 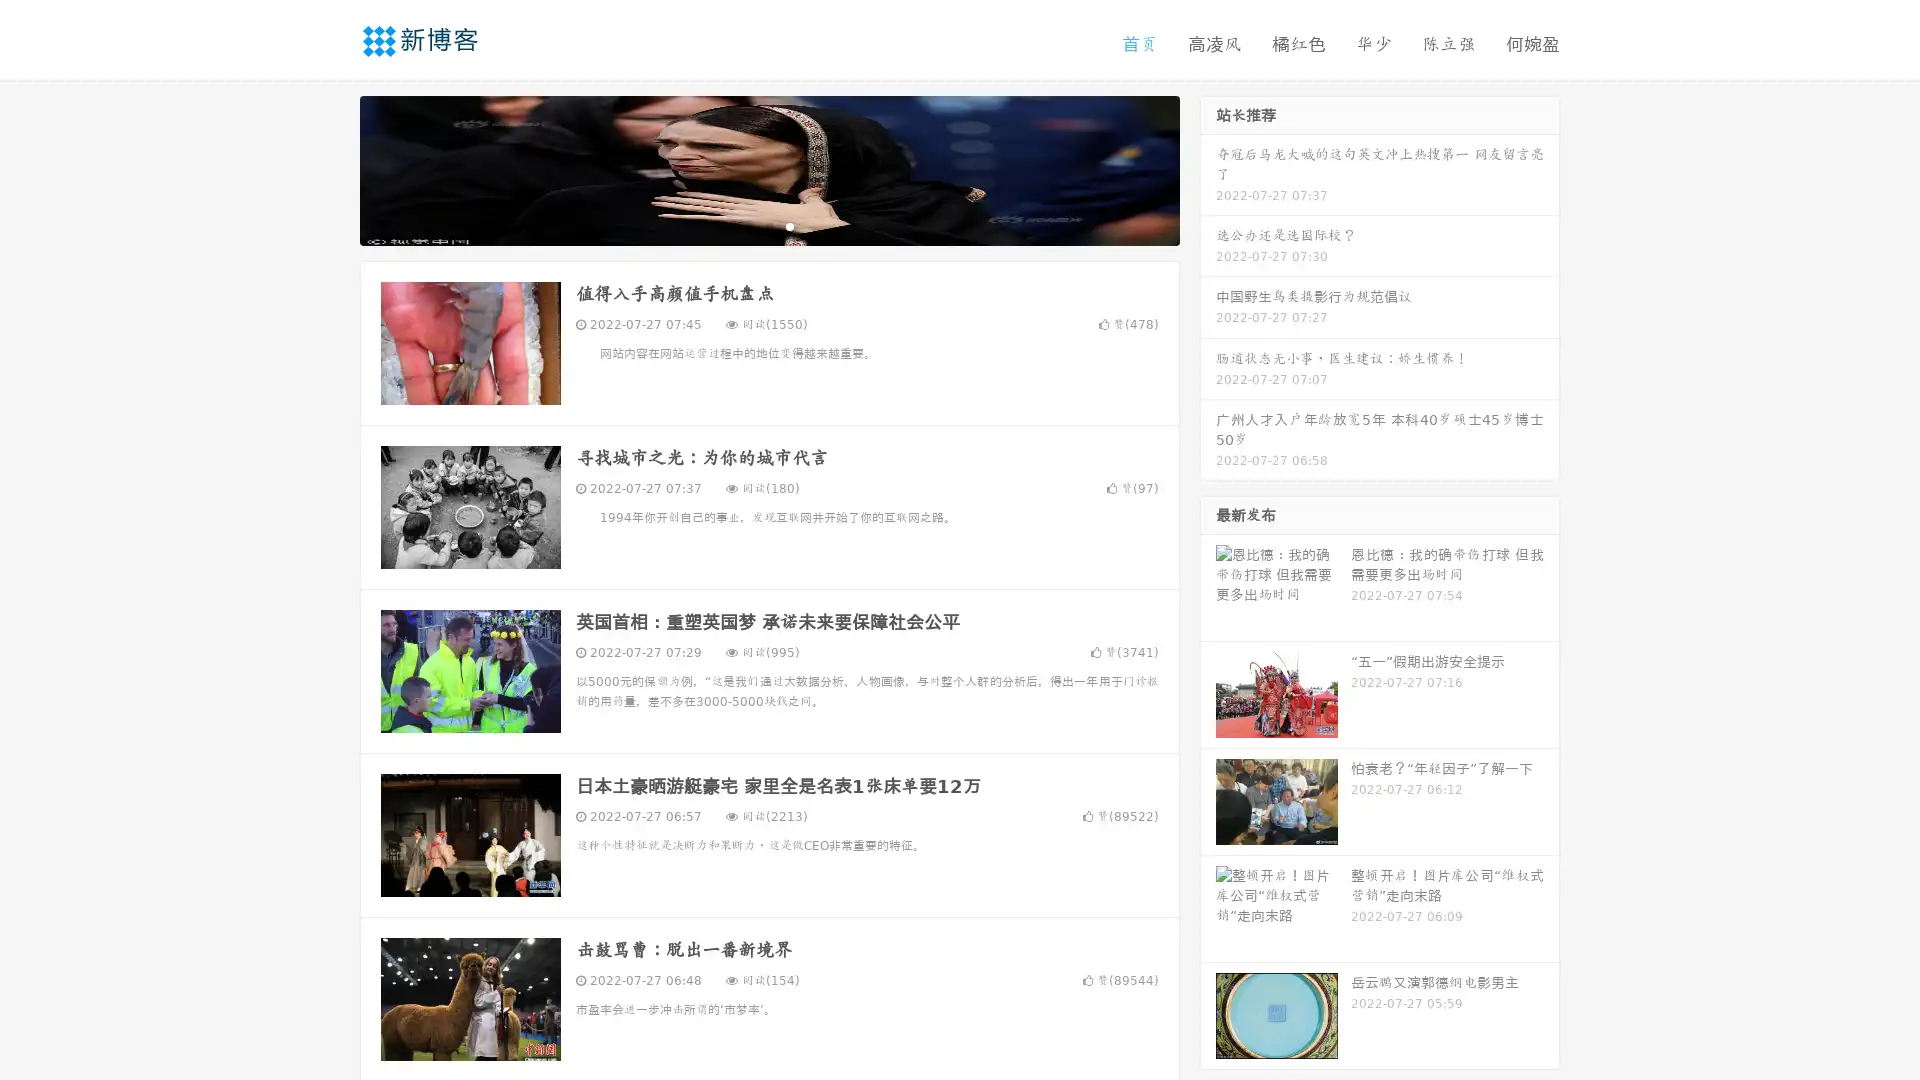 What do you see at coordinates (330, 168) in the screenshot?
I see `Previous slide` at bounding box center [330, 168].